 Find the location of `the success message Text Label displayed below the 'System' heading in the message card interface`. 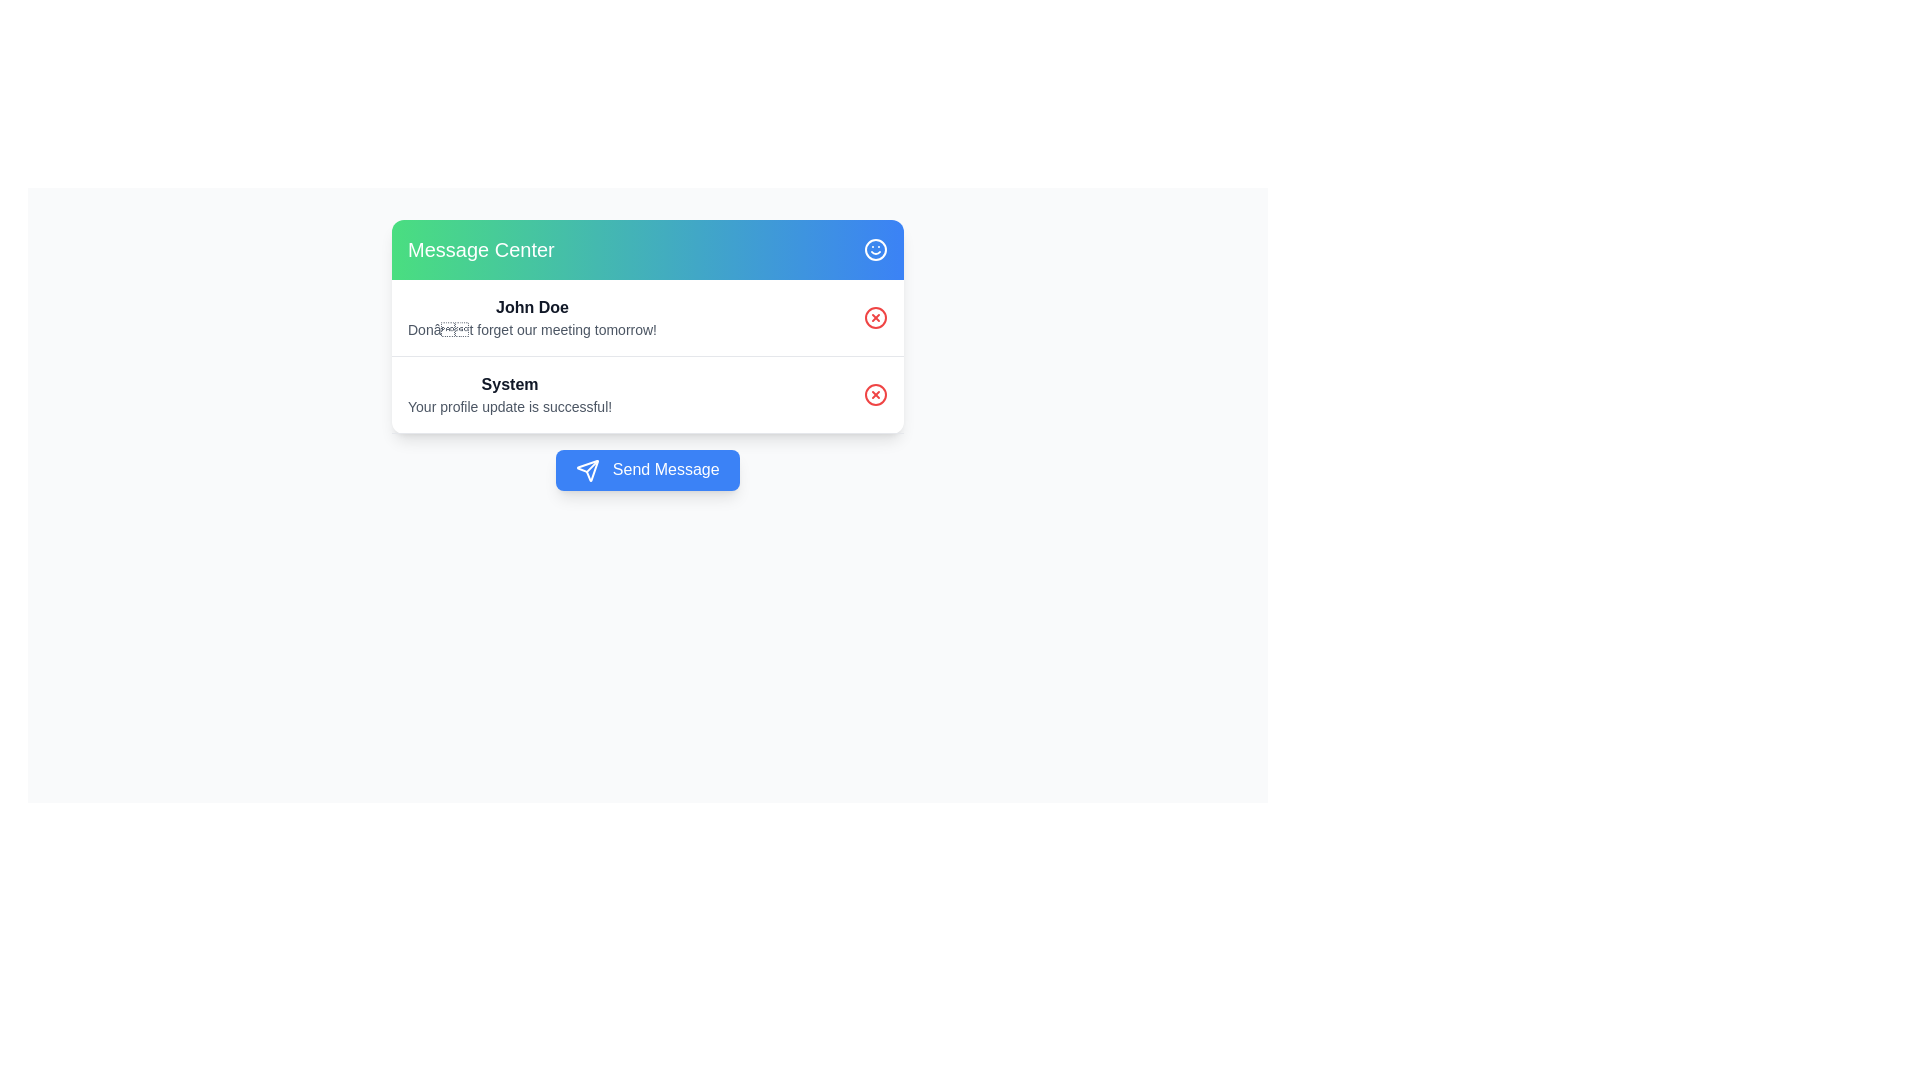

the success message Text Label displayed below the 'System' heading in the message card interface is located at coordinates (510, 406).